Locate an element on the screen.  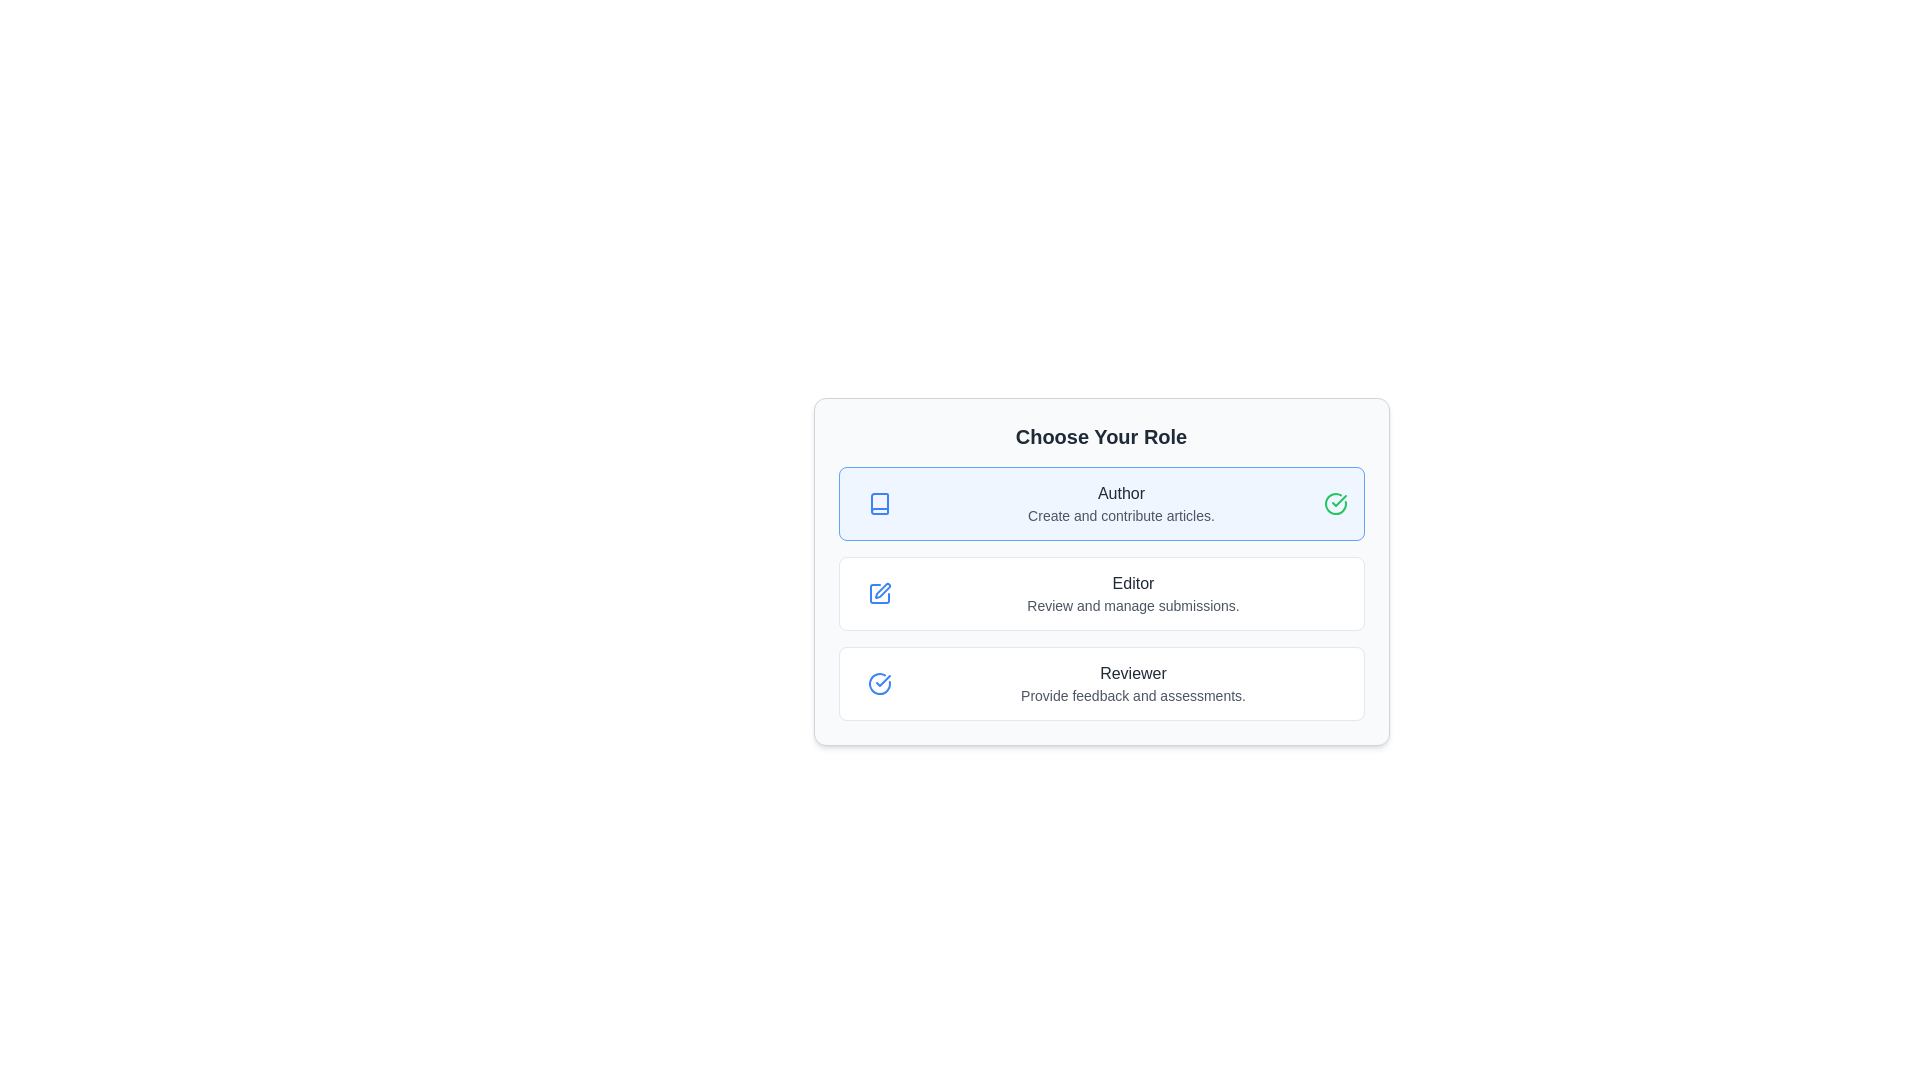
the 'Author' button icon which visually represents the role of 'Author' for creating and contributing articles, located at the top of the list of role options is located at coordinates (879, 503).